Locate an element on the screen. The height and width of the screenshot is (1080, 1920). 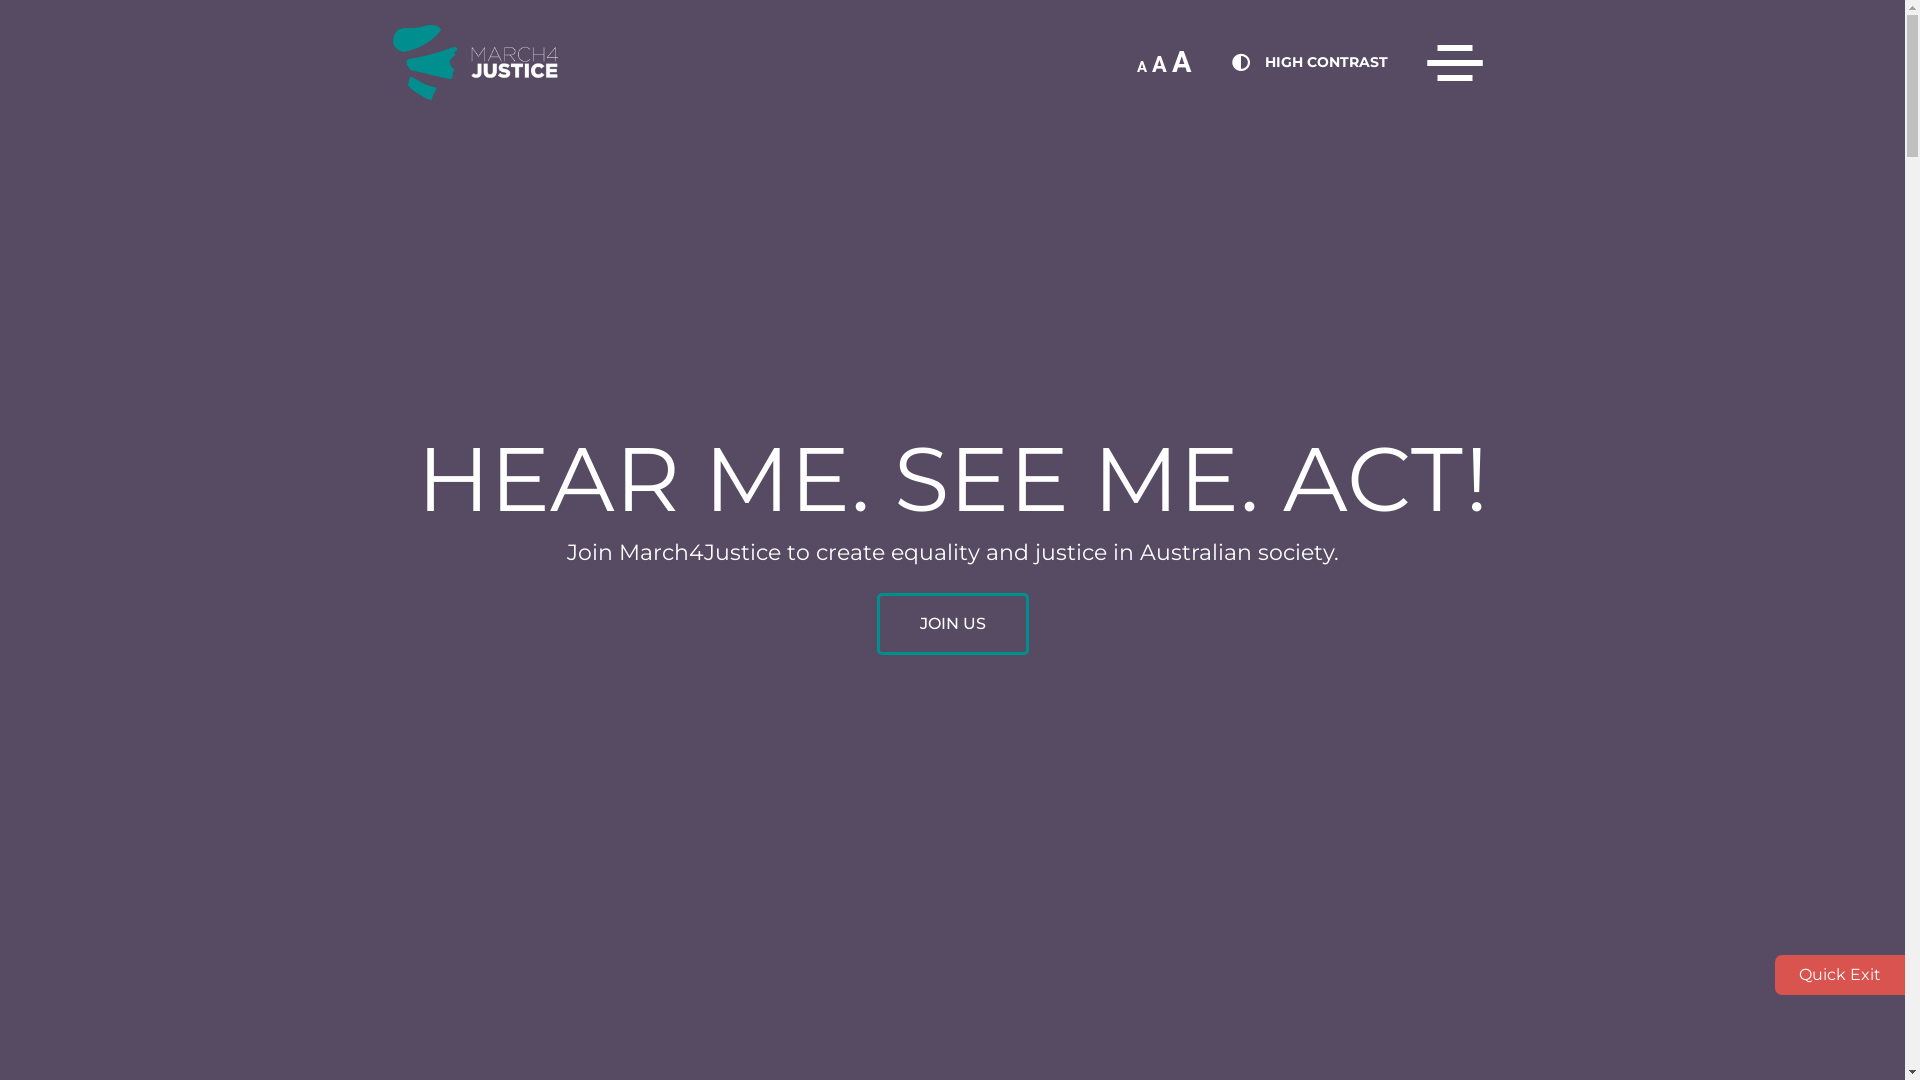
'A' is located at coordinates (1181, 60).